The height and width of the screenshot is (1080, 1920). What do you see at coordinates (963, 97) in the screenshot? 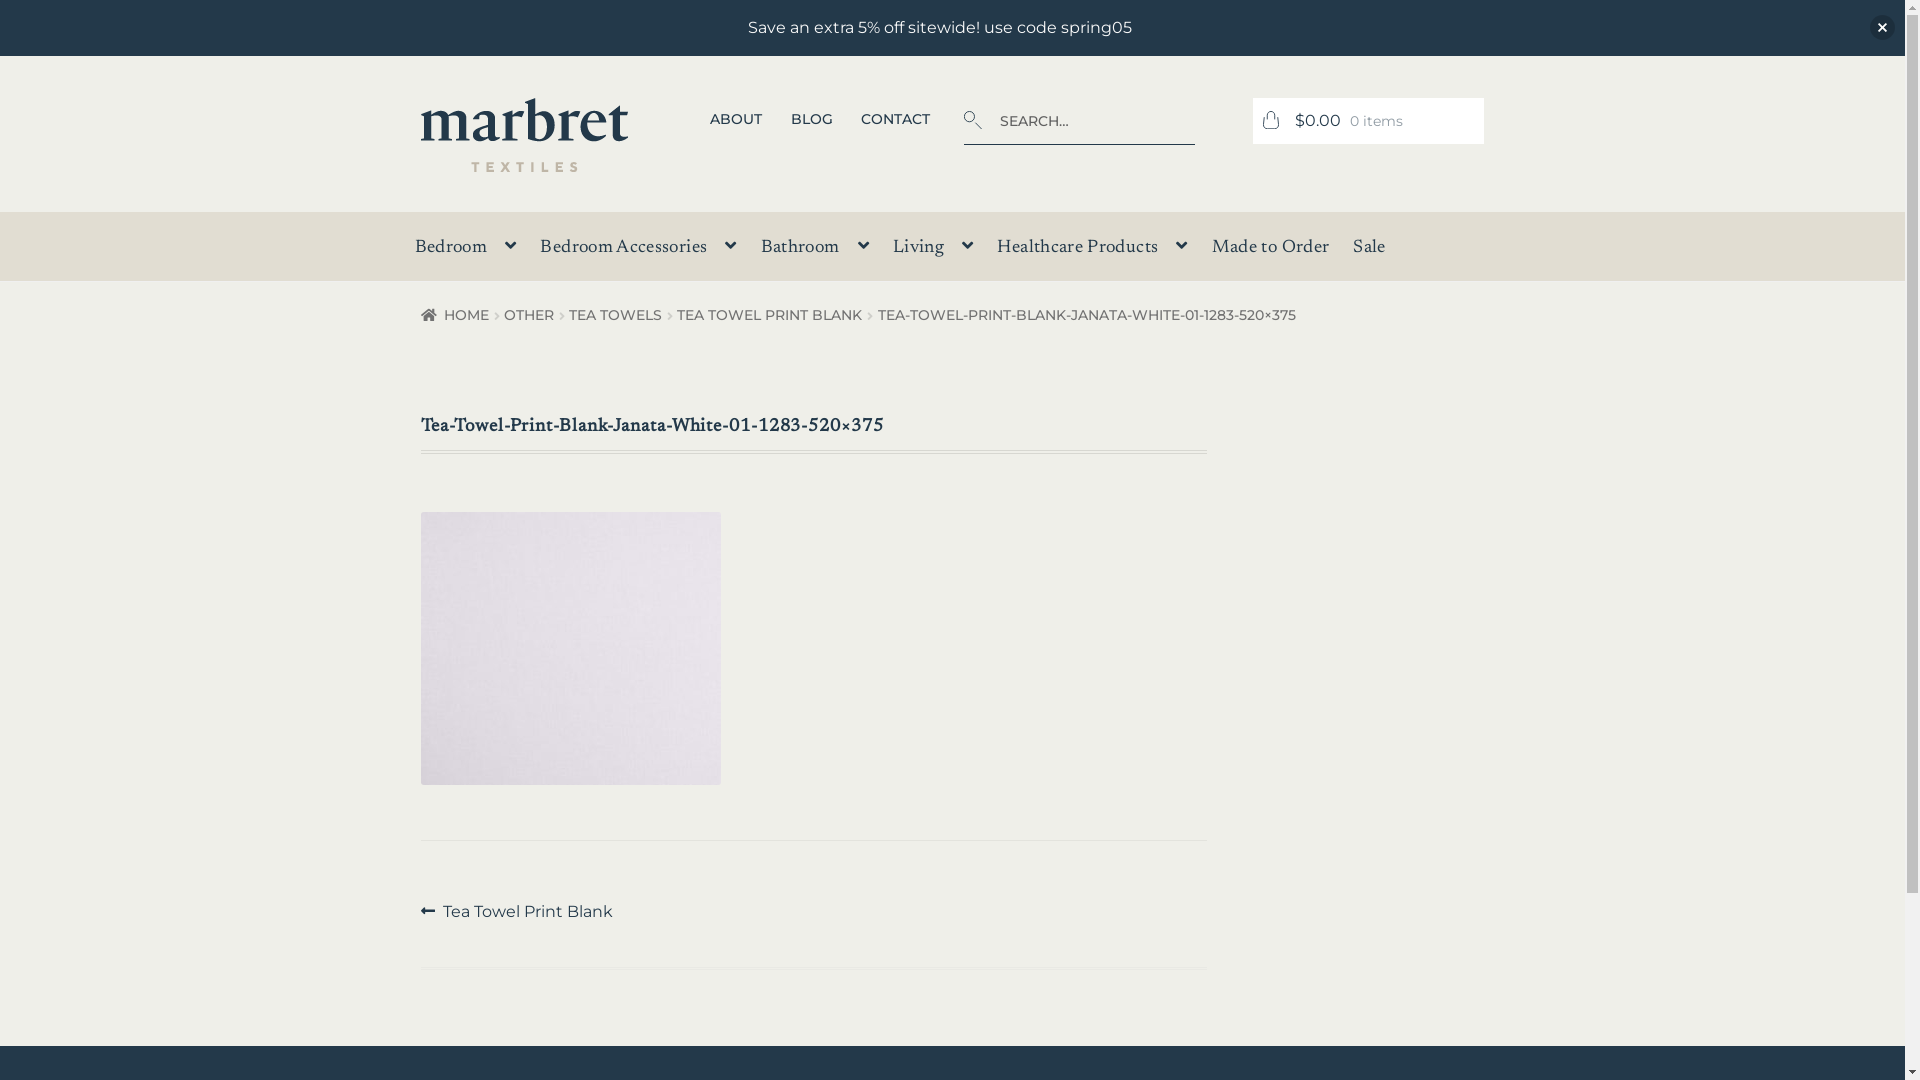
I see `'SEARCH'` at bounding box center [963, 97].